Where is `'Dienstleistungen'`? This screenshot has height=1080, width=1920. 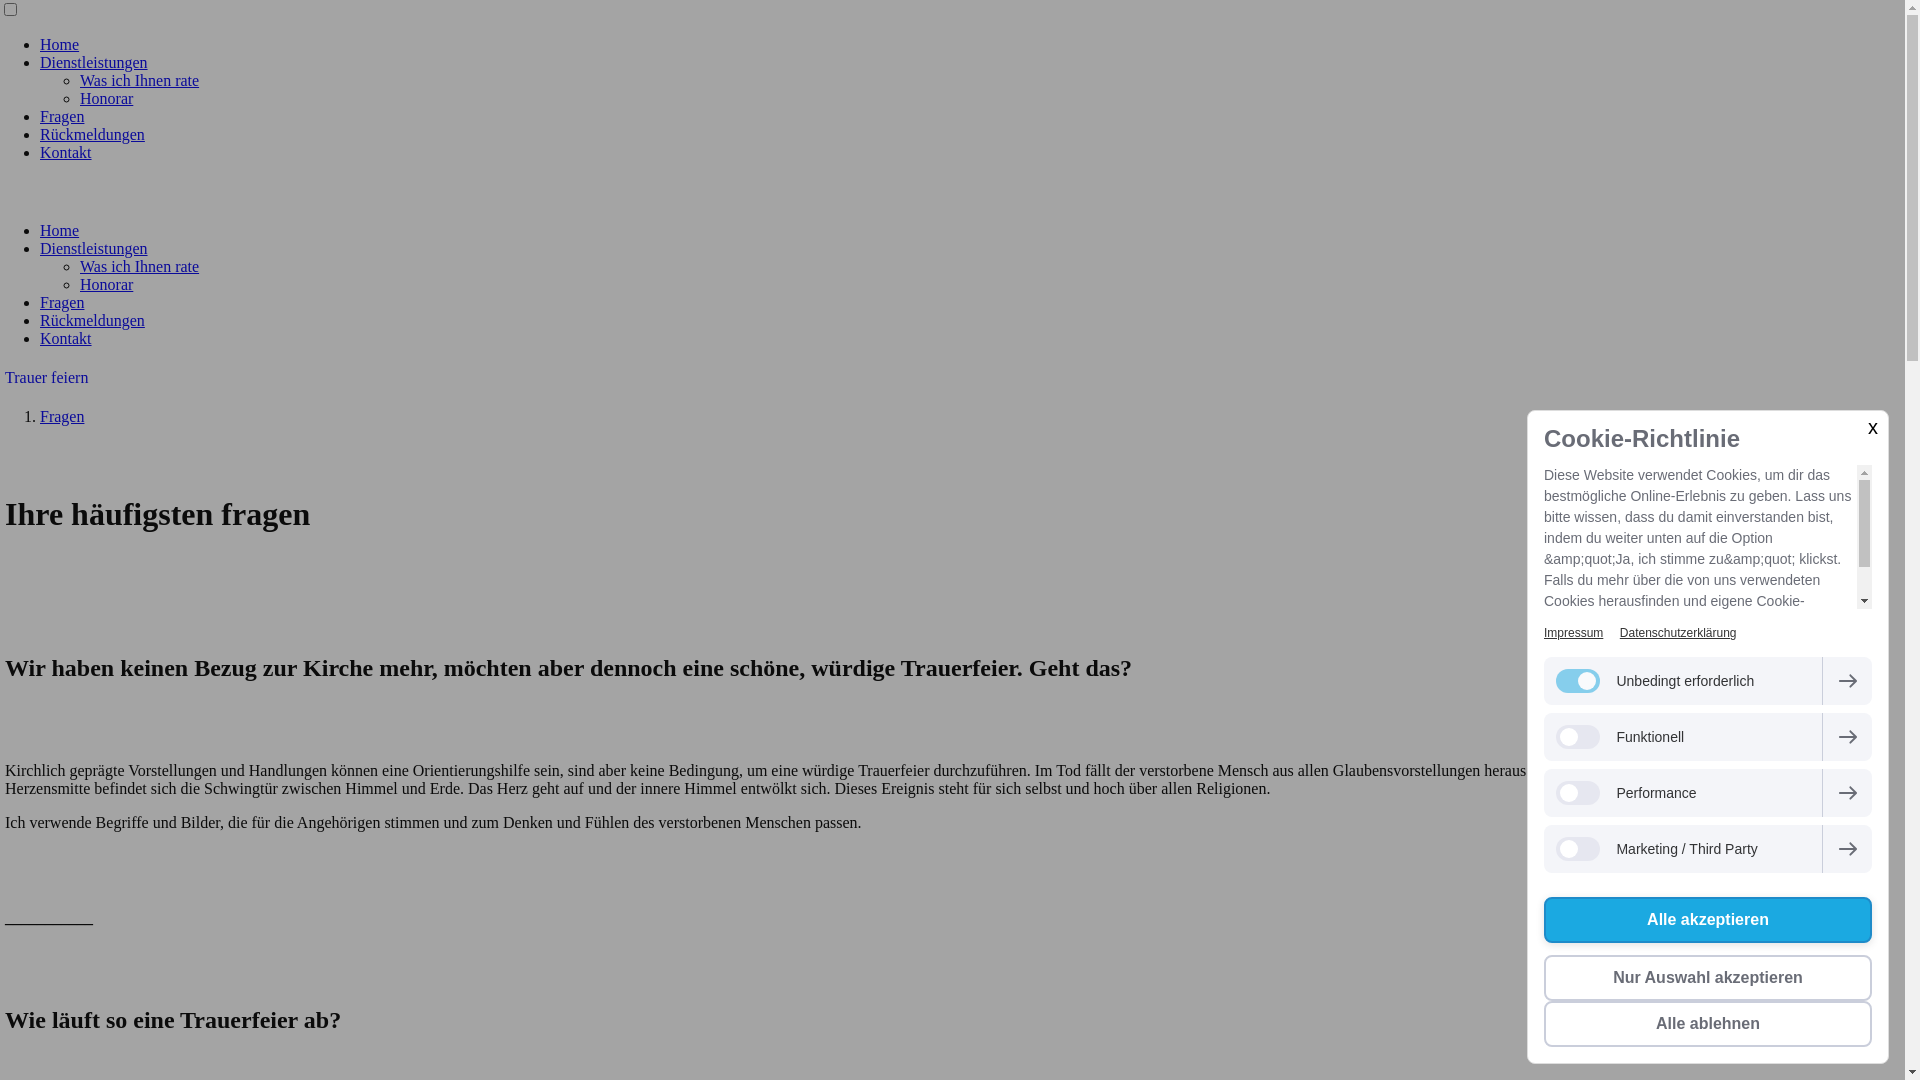 'Dienstleistungen' is located at coordinates (93, 247).